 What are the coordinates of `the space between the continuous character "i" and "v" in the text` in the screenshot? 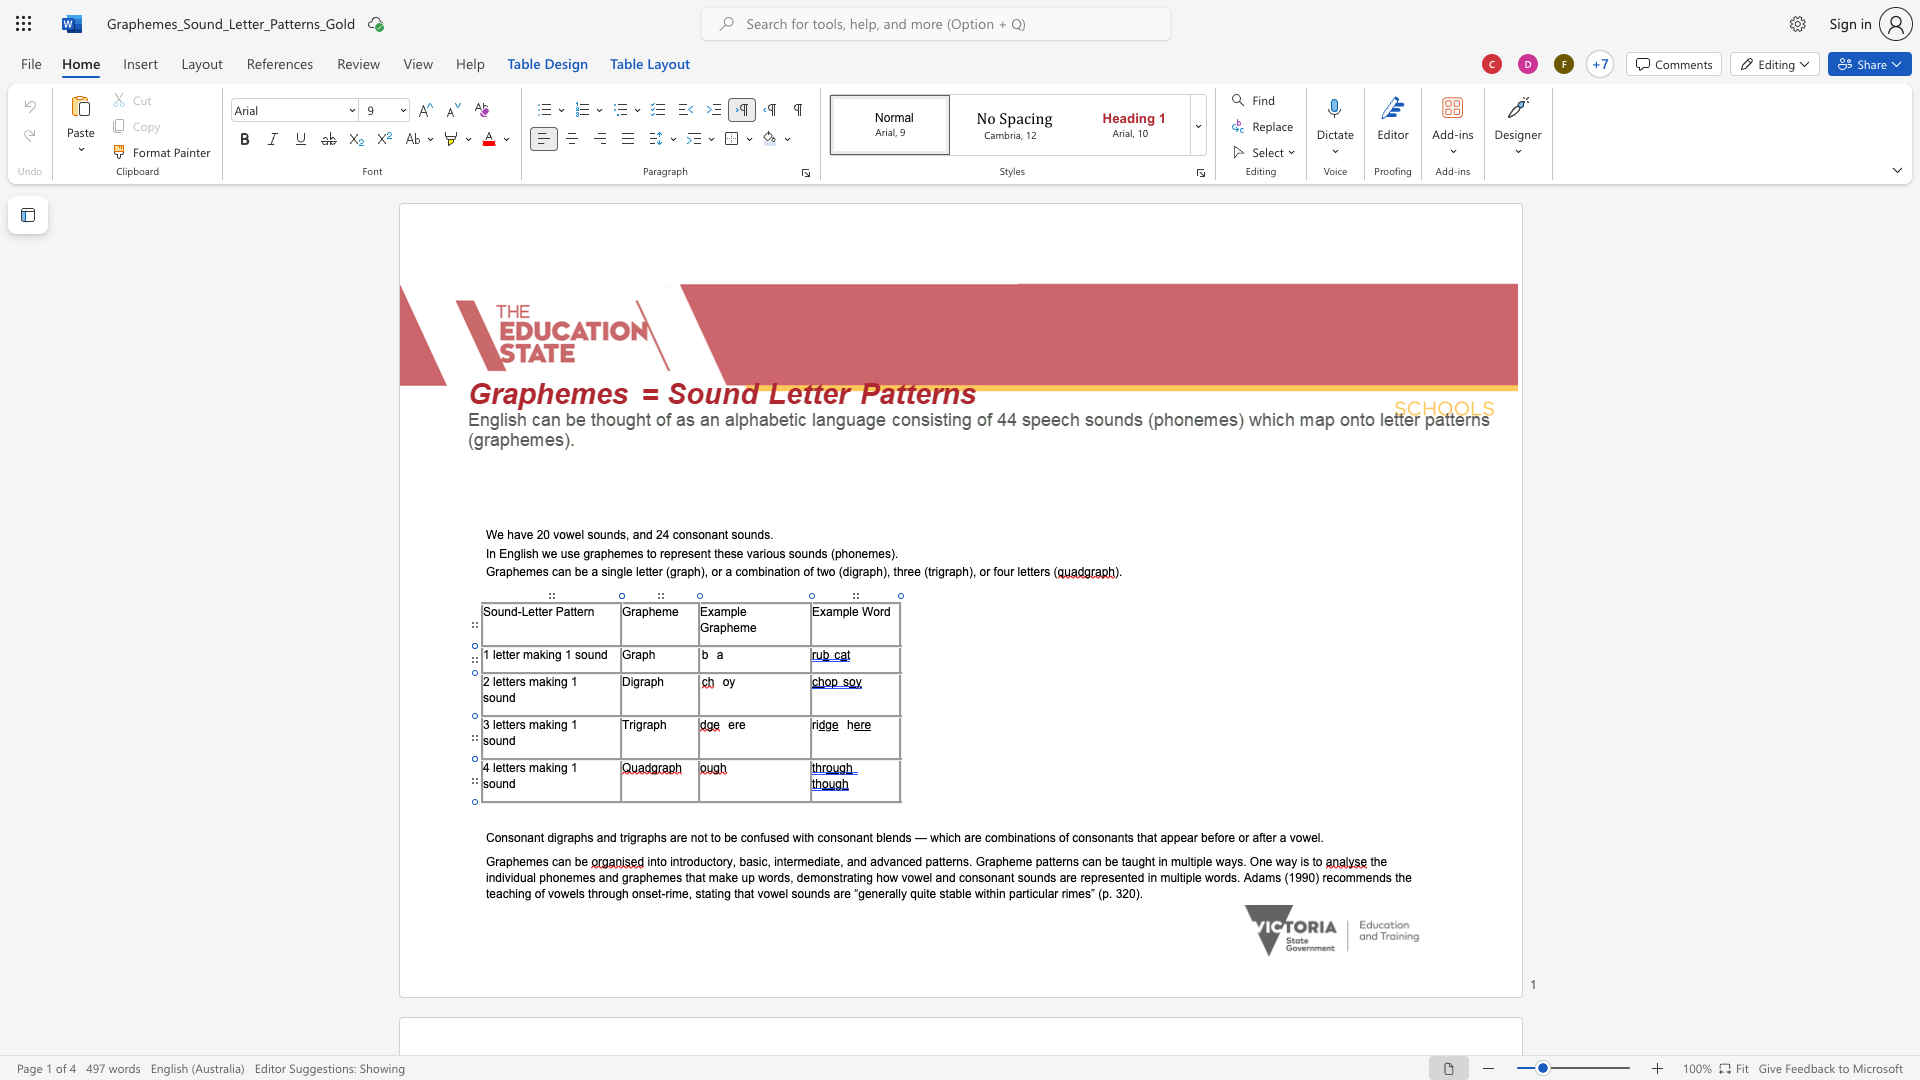 It's located at (505, 876).